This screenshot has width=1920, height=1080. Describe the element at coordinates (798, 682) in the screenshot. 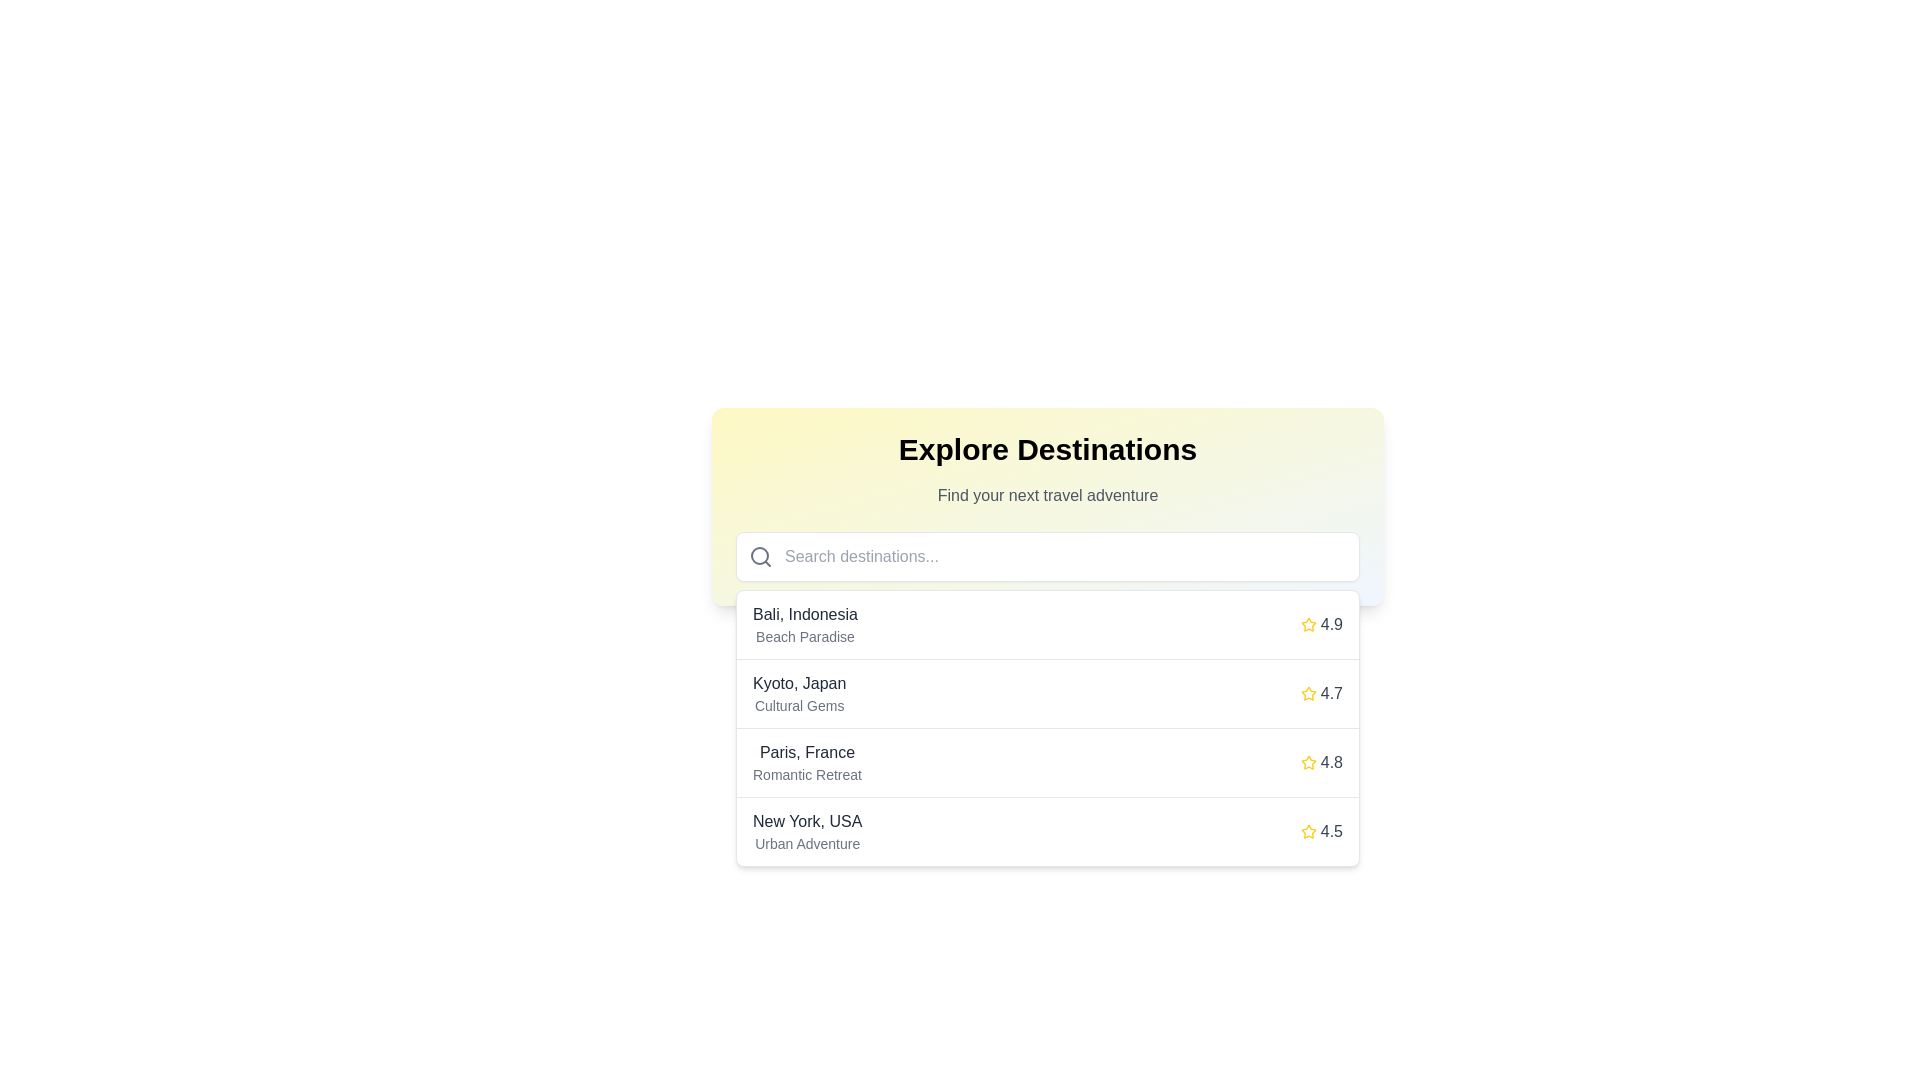

I see `text content of the label displaying 'Kyoto, Japan', which is positioned at the top of a text group and is aligned with the description 'Cultural Gems' below it` at that location.